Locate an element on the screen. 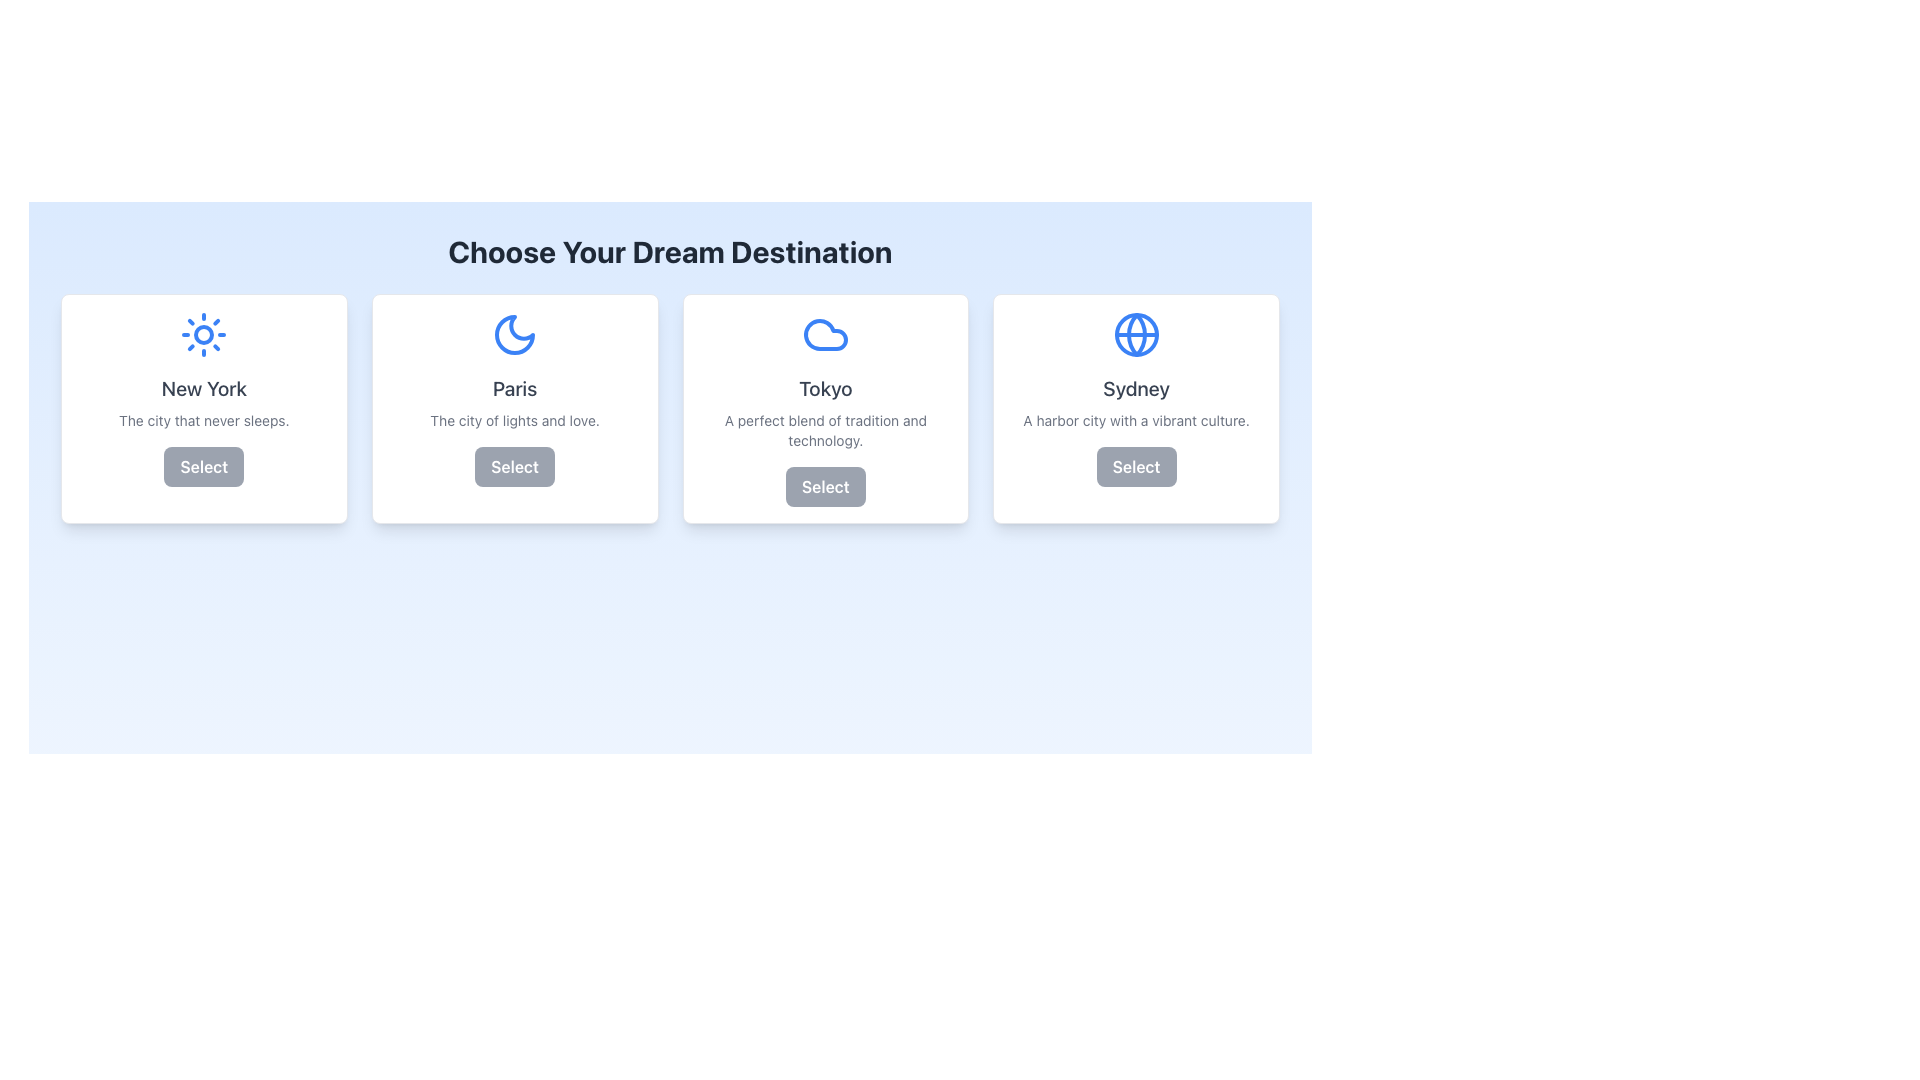 The width and height of the screenshot is (1920, 1080). the 'Paris' theme icon located at the top section of the Paris card, which is centrally positioned among three similar cards is located at coordinates (515, 334).